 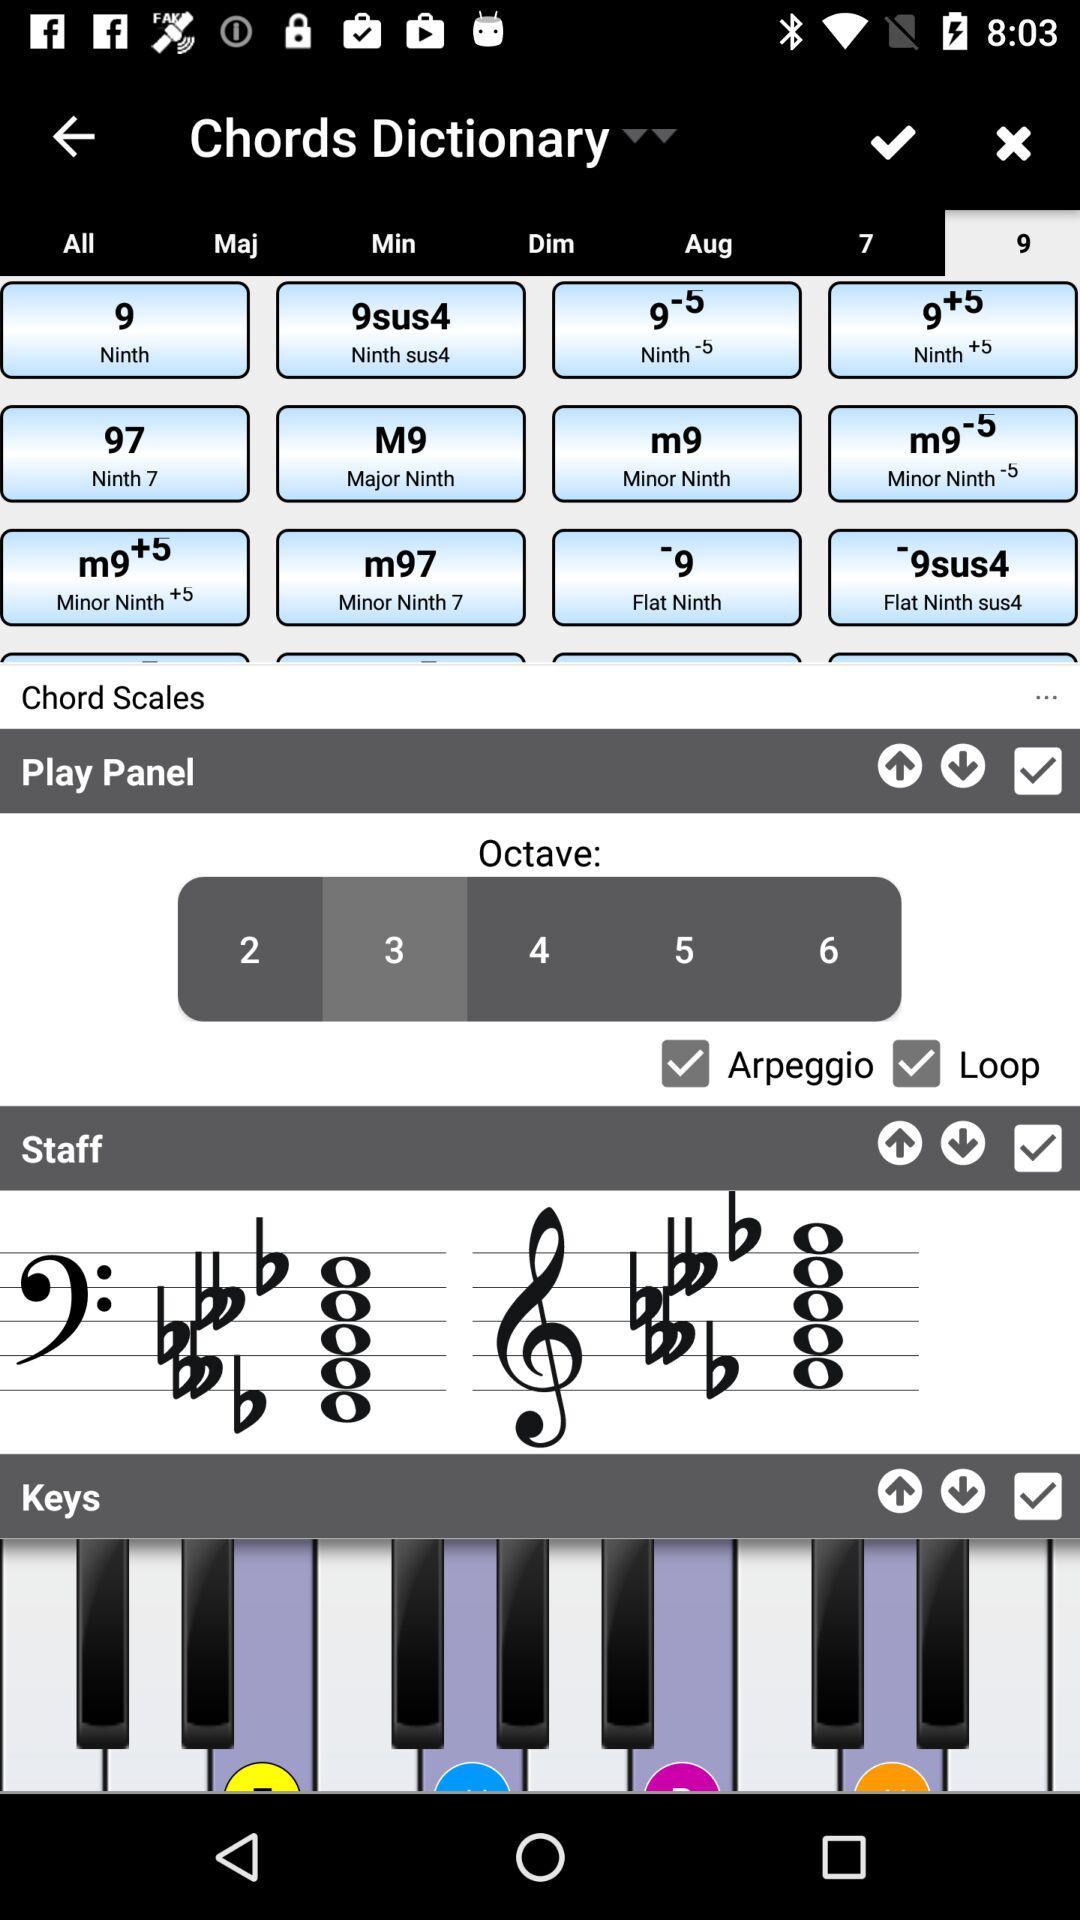 What do you see at coordinates (1036, 1148) in the screenshot?
I see `ok button` at bounding box center [1036, 1148].